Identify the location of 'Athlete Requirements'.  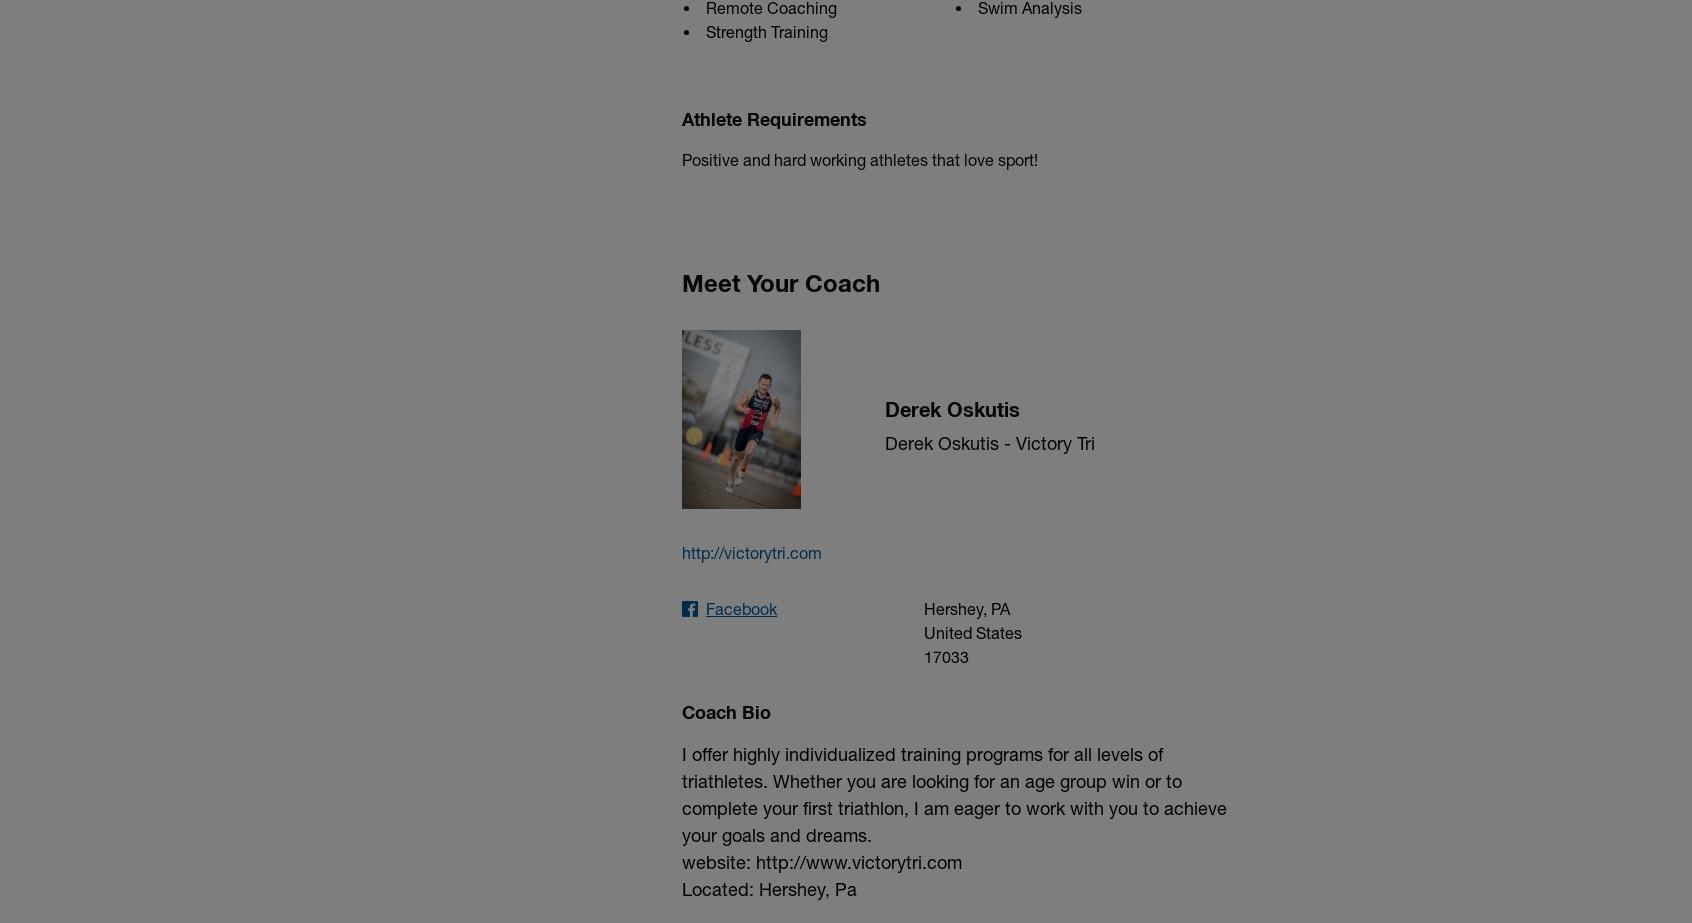
(682, 117).